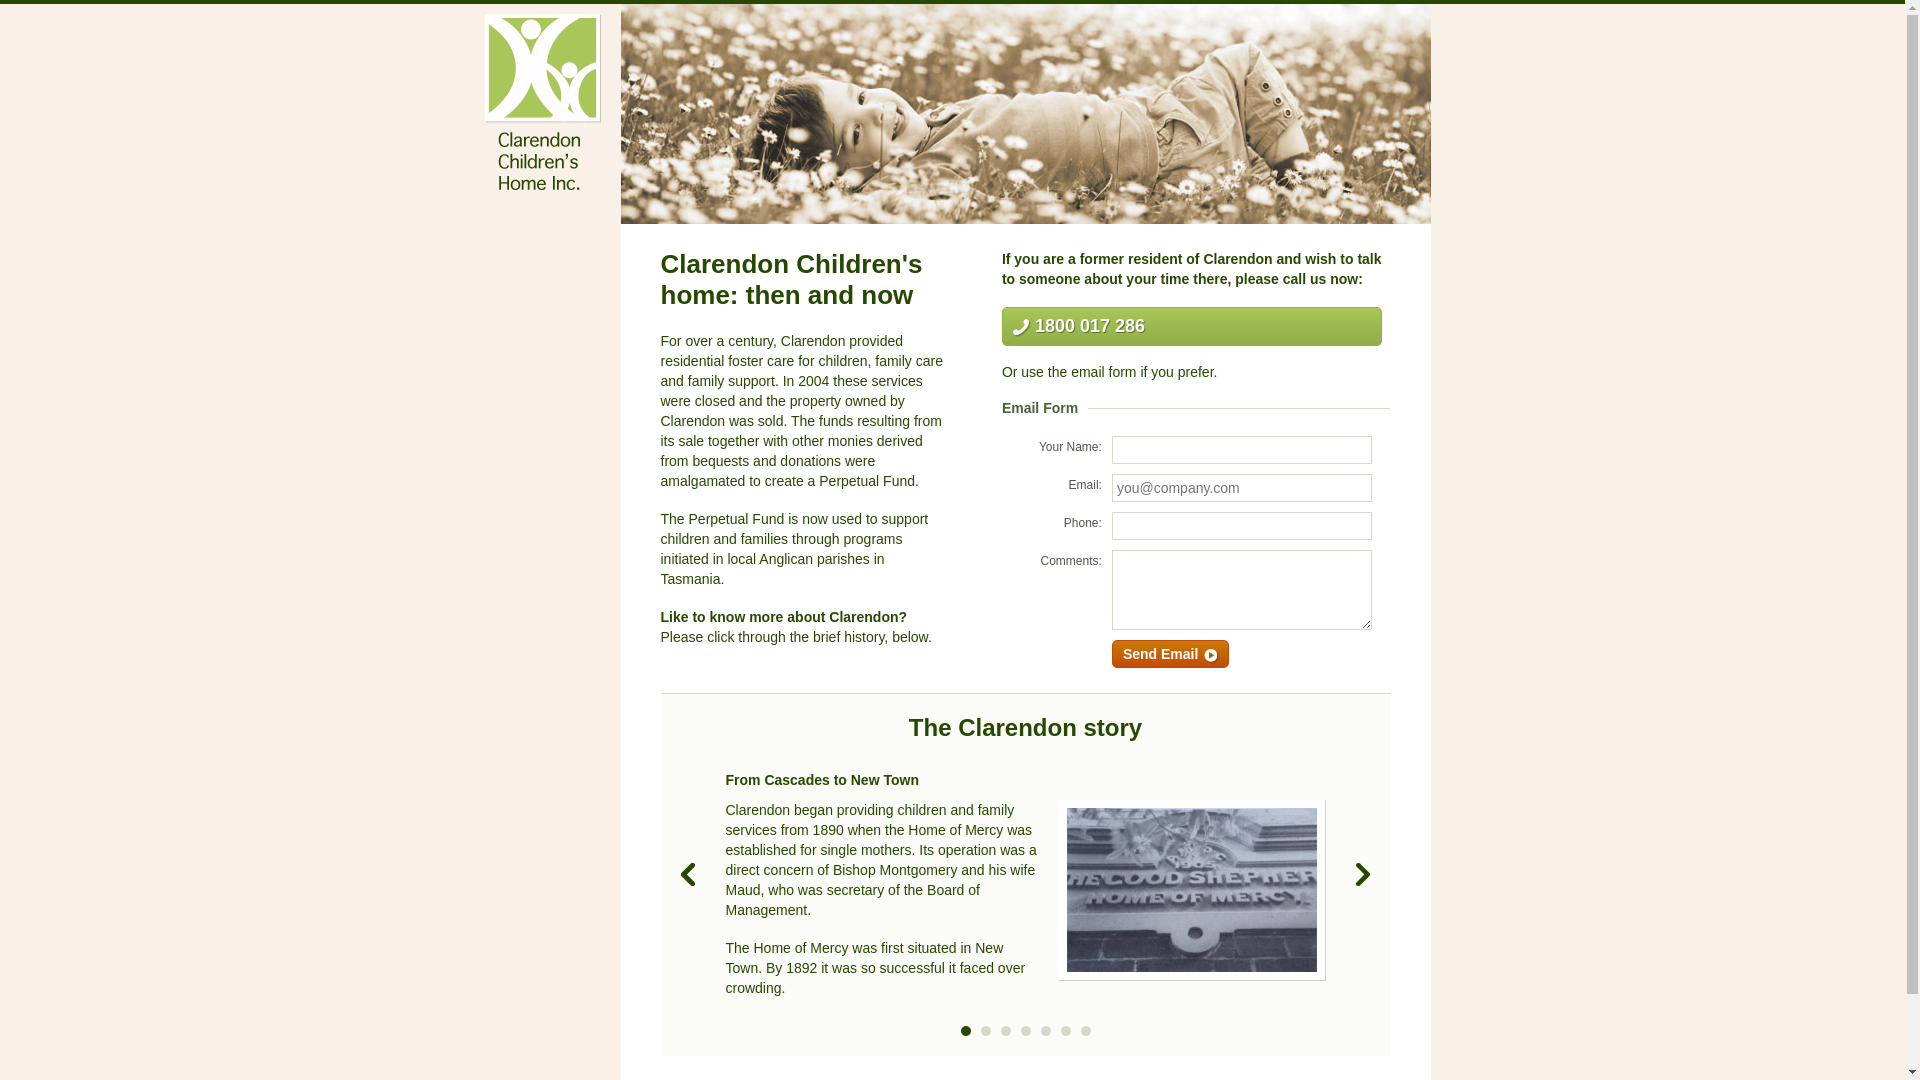  What do you see at coordinates (1002, 325) in the screenshot?
I see `'1800 017 286'` at bounding box center [1002, 325].